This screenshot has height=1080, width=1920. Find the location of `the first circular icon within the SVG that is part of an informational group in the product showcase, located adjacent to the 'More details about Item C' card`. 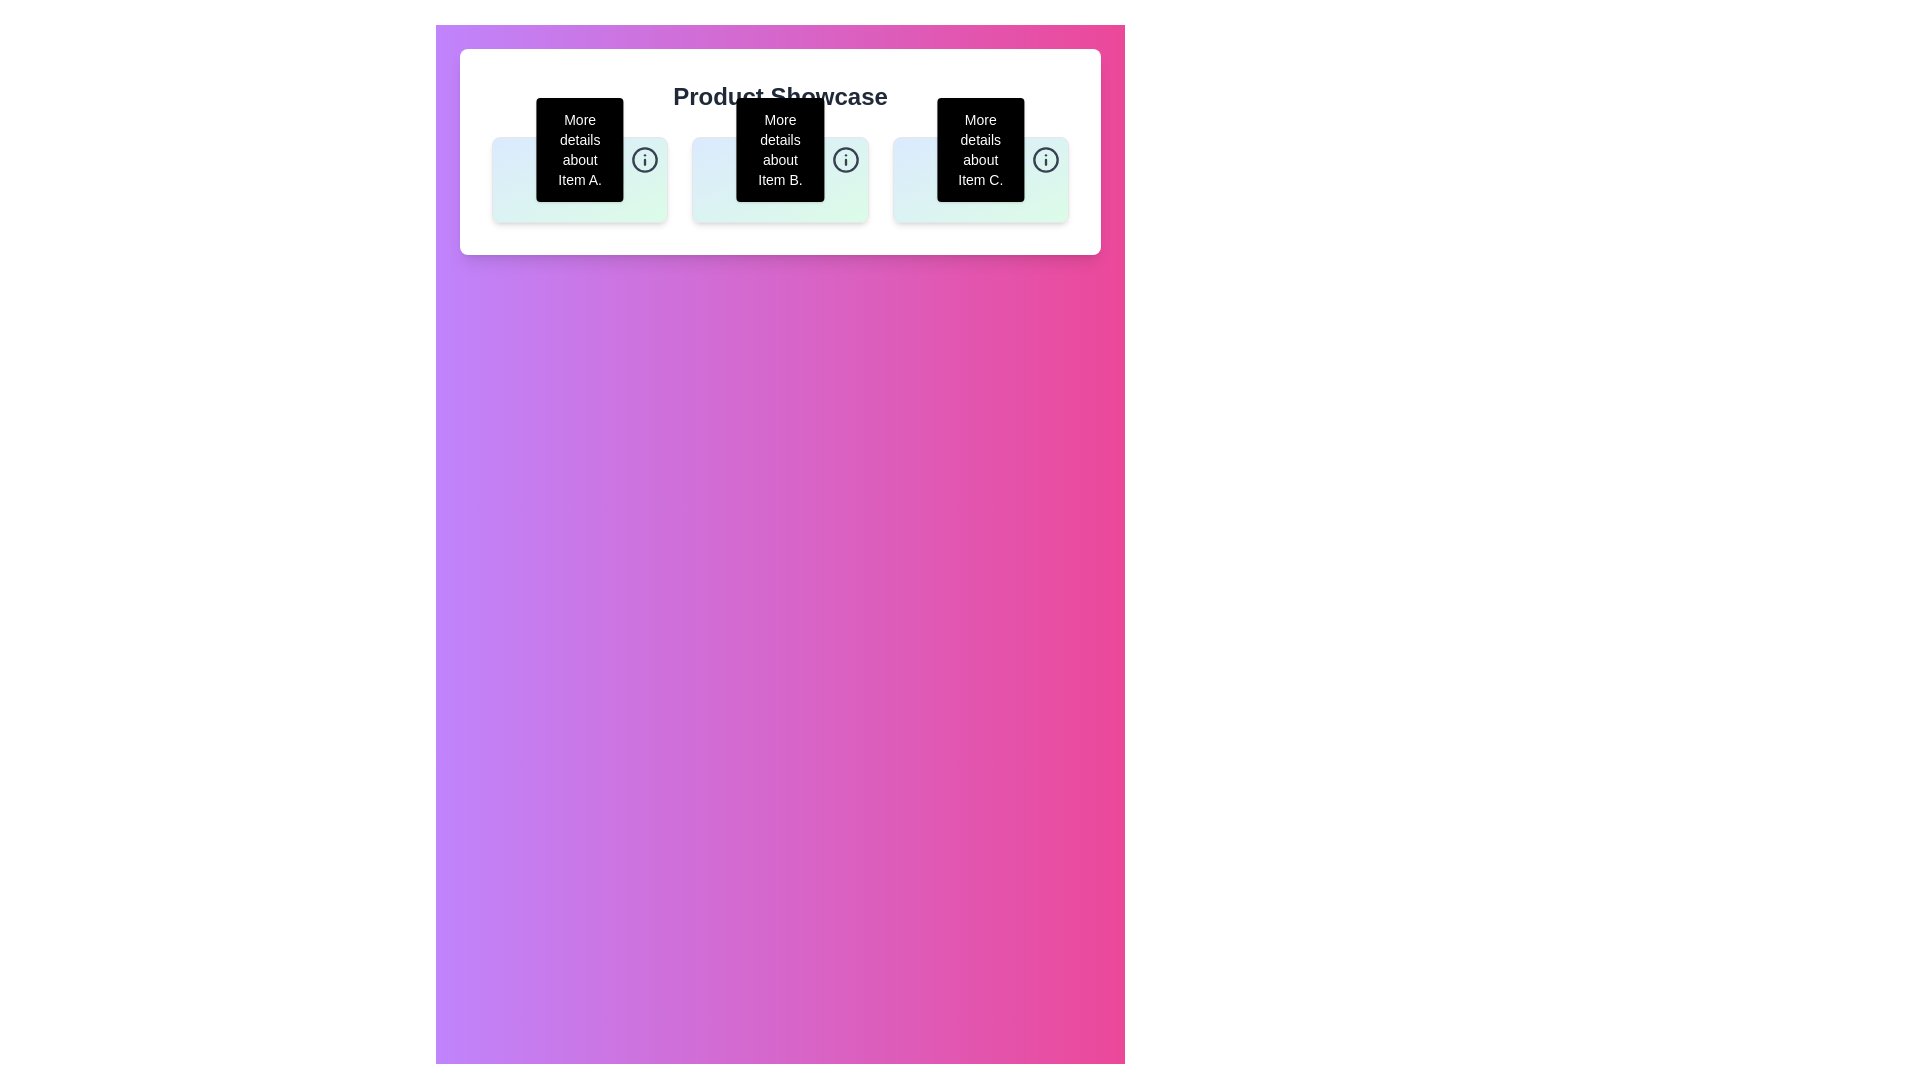

the first circular icon within the SVG that is part of an informational group in the product showcase, located adjacent to the 'More details about Item C' card is located at coordinates (1045, 158).